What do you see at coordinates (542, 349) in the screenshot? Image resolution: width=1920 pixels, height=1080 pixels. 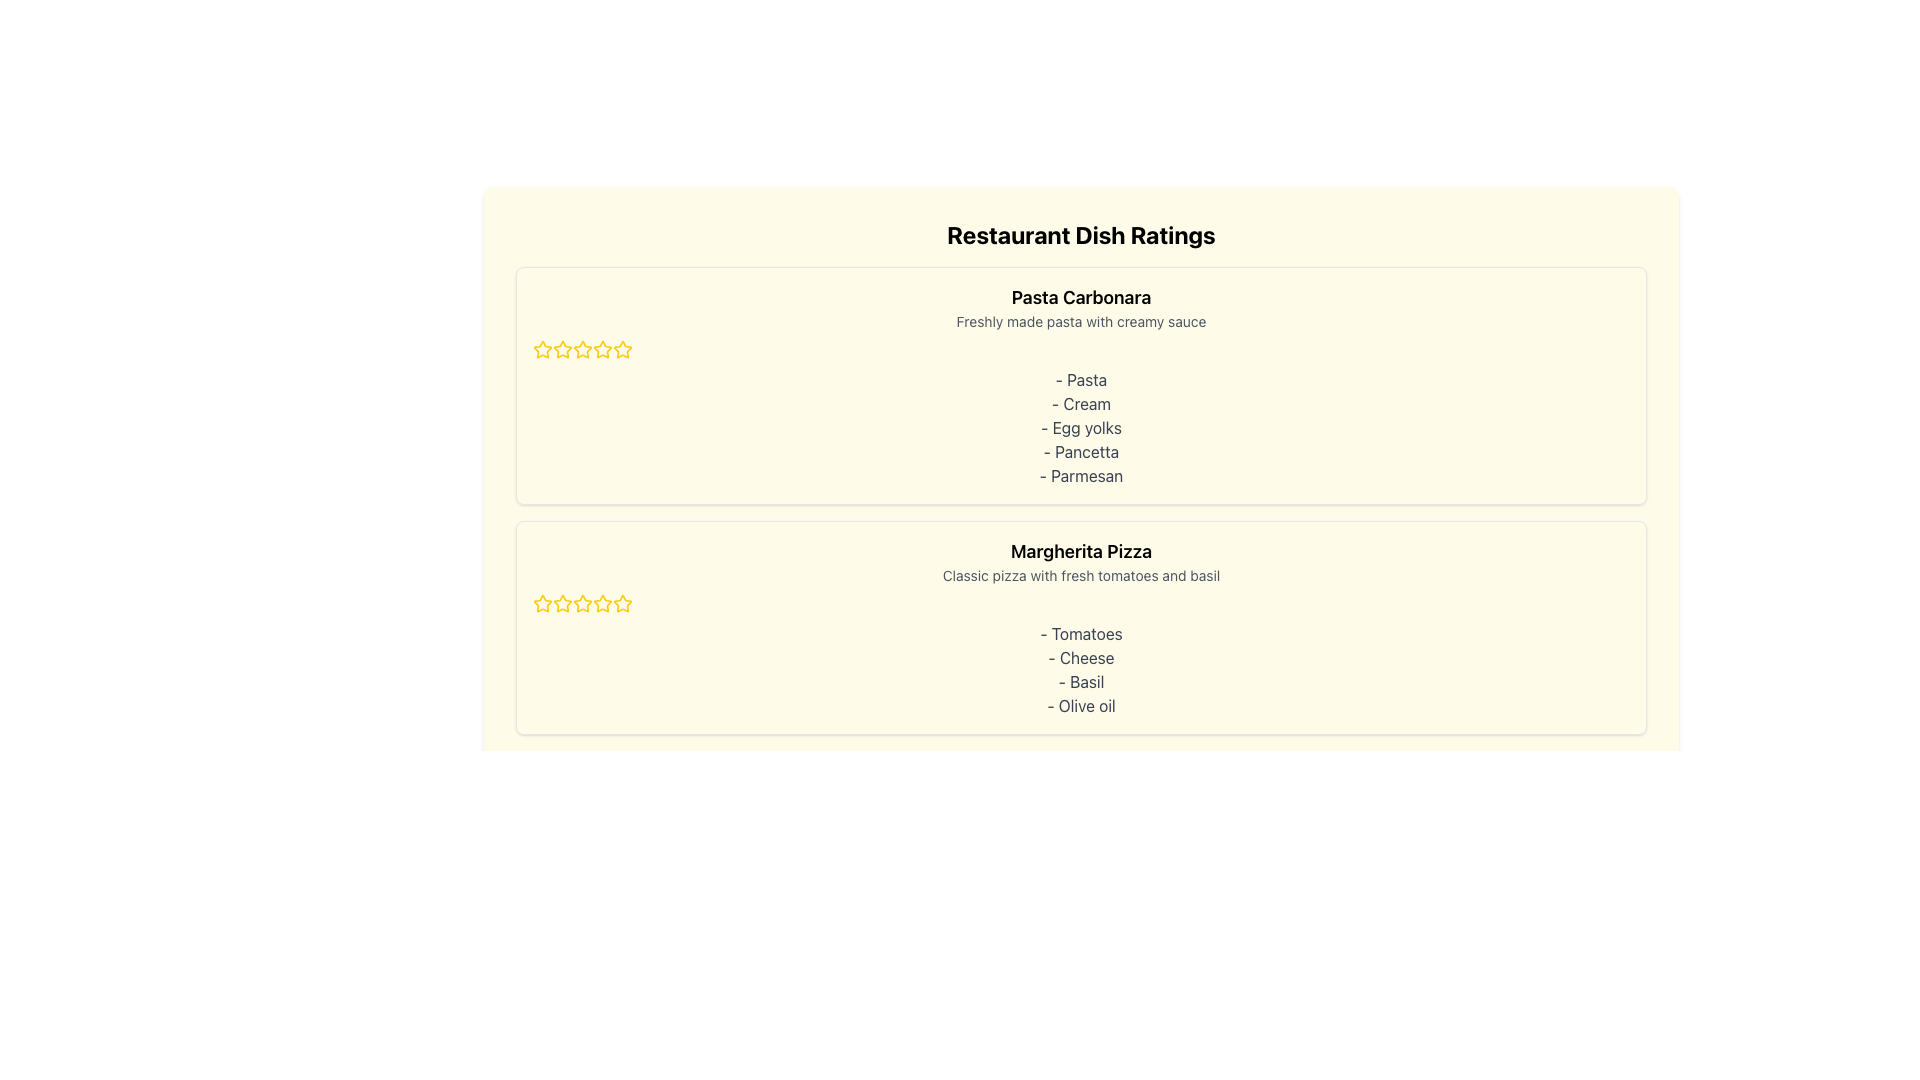 I see `the first yellow star icon in the rating section underneath the 'Pasta Carbonara' dish description to rate it` at bounding box center [542, 349].